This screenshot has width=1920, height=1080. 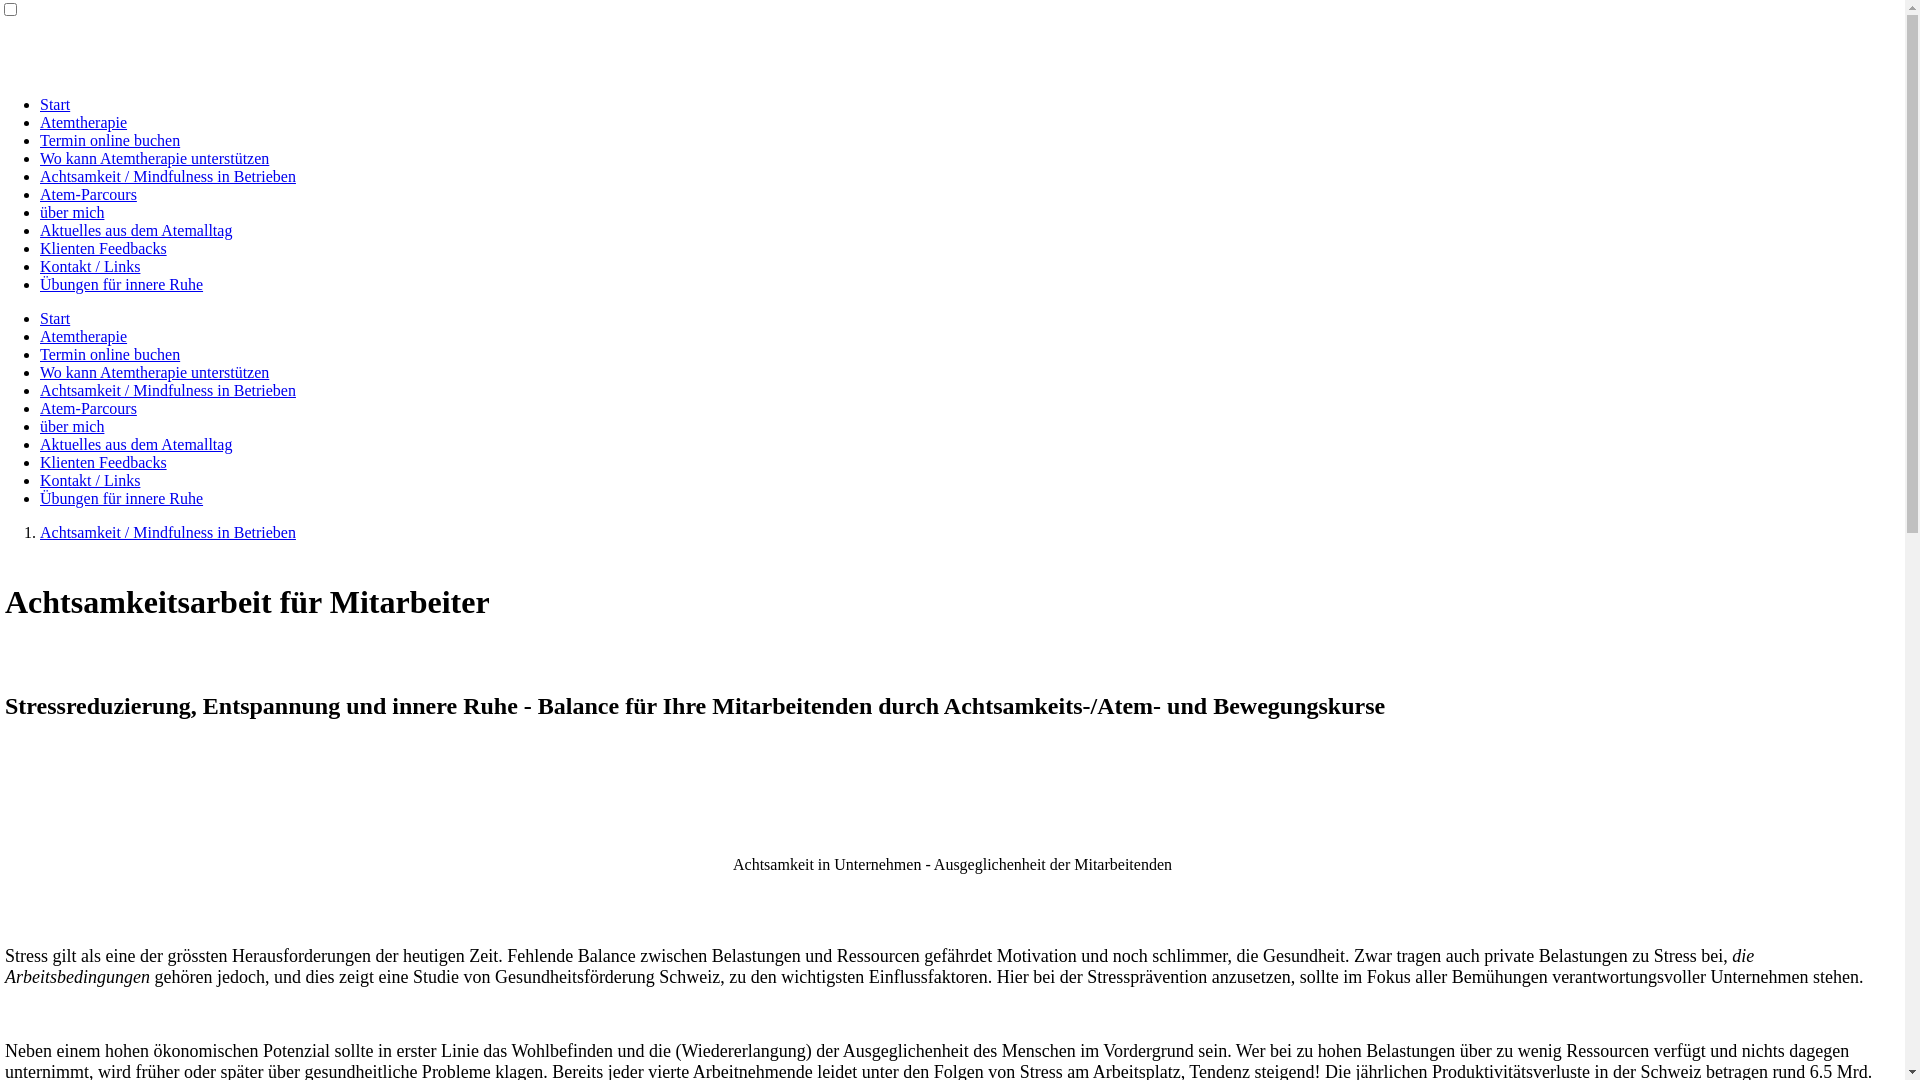 I want to click on 'Aktuelles aus dem Atemalltag', so click(x=134, y=443).